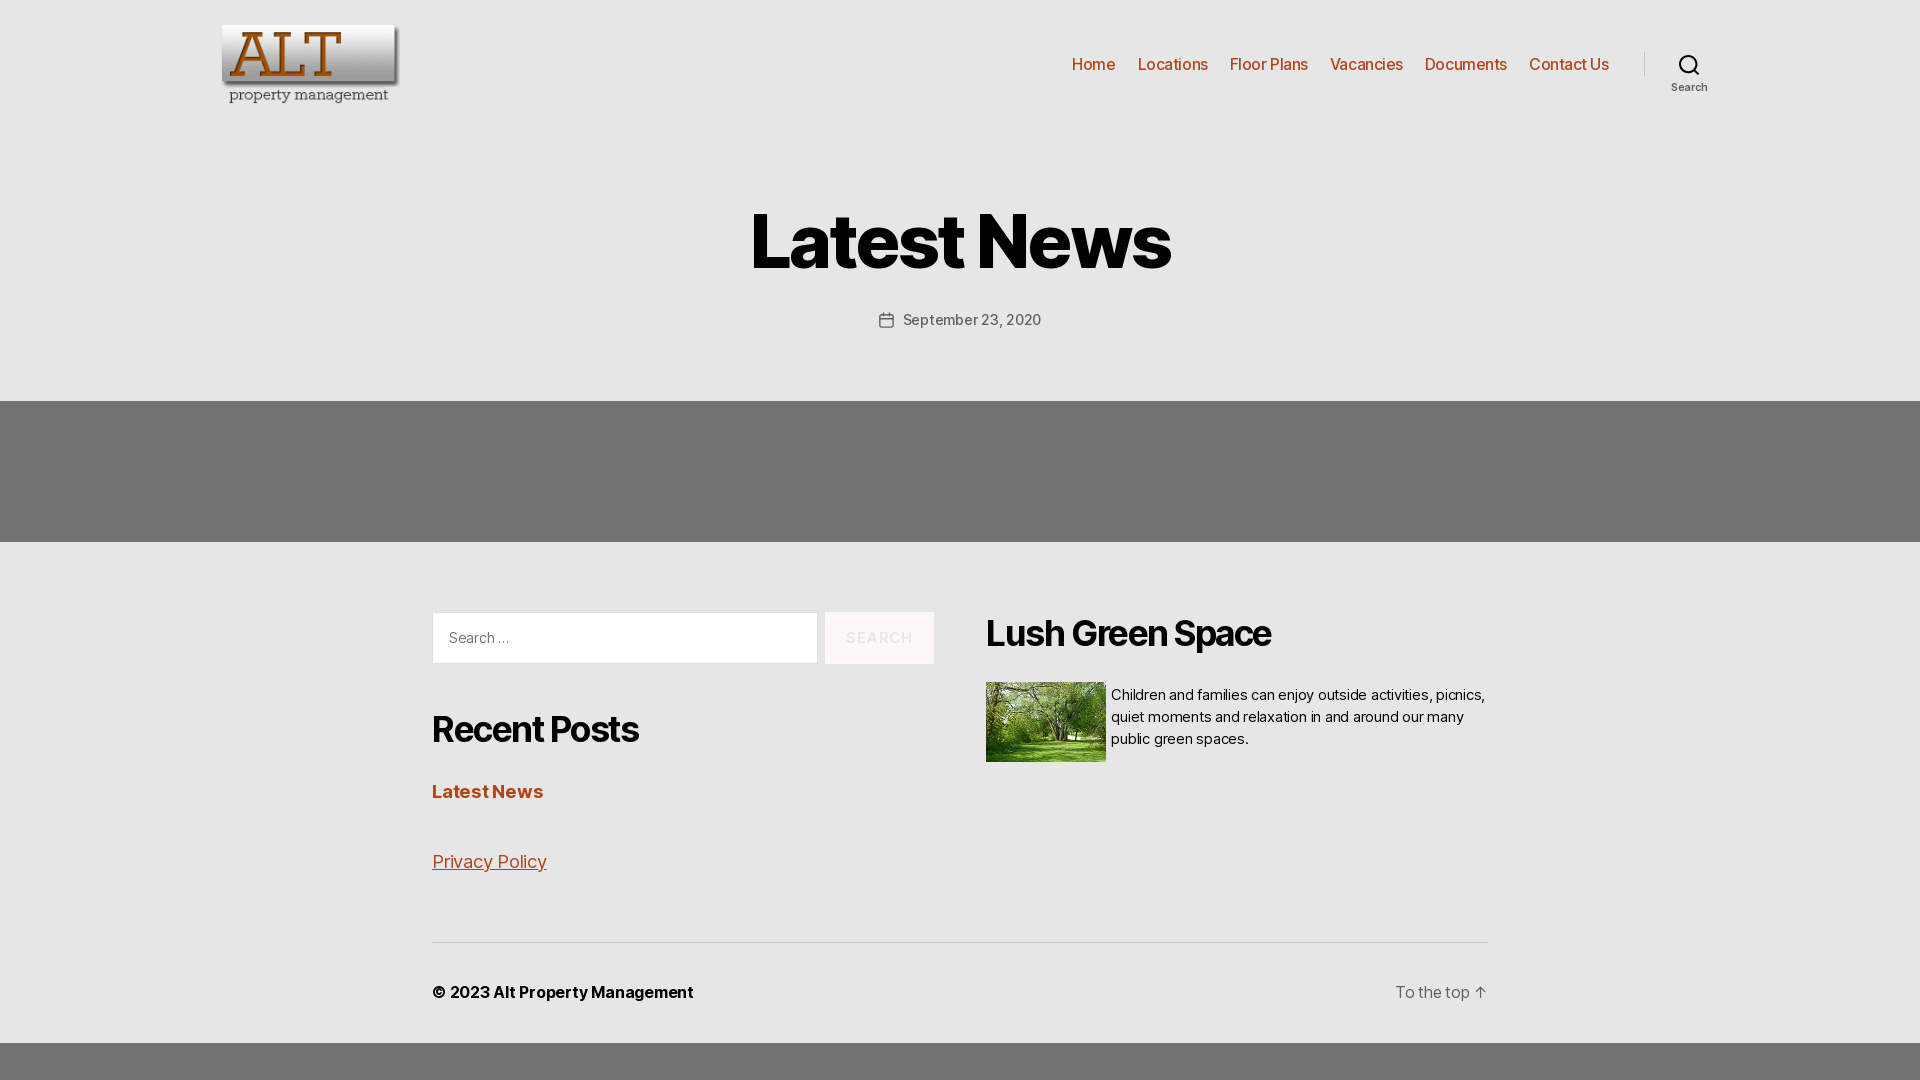 This screenshot has height=1080, width=1920. Describe the element at coordinates (1137, 63) in the screenshot. I see `'Locations'` at that location.